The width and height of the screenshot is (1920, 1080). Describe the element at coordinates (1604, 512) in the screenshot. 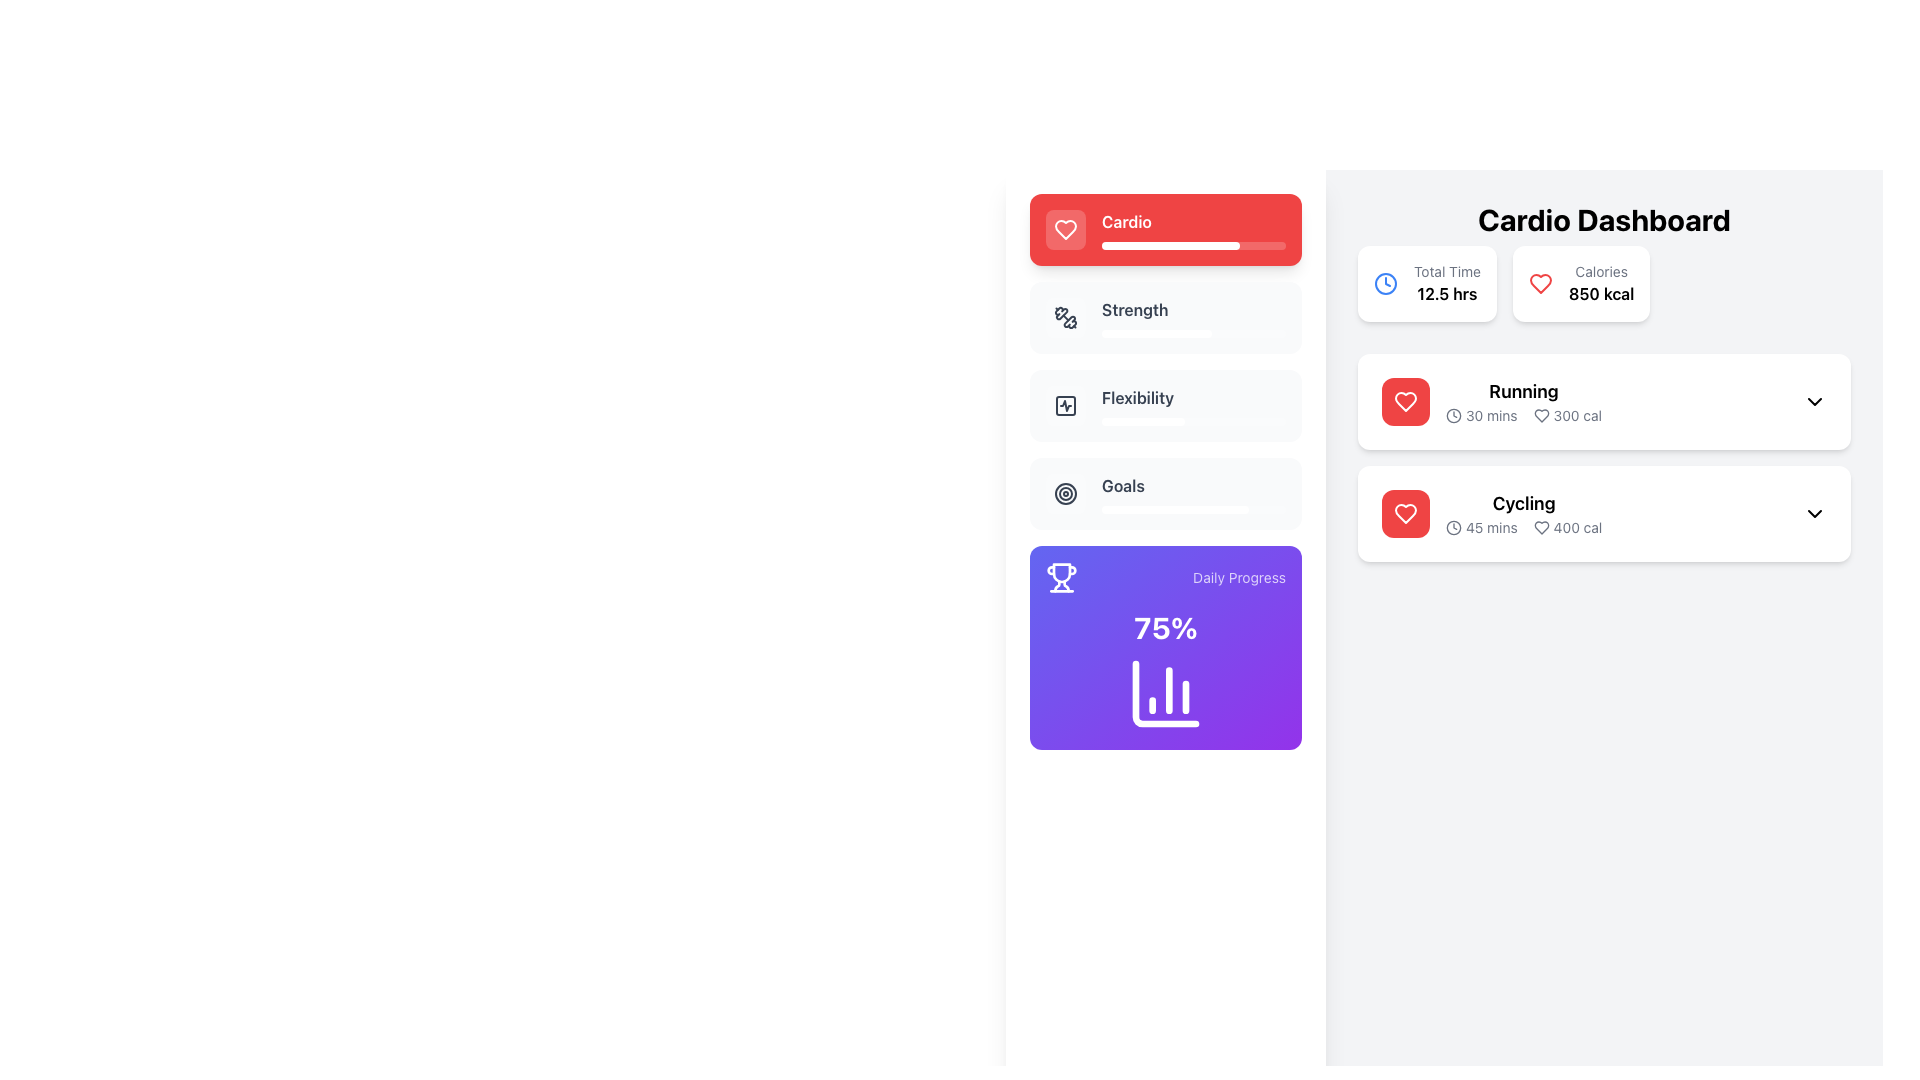

I see `the cycling activity summary card, positioned below the 'Running' card in the 'Cardio Dashboard'` at that location.